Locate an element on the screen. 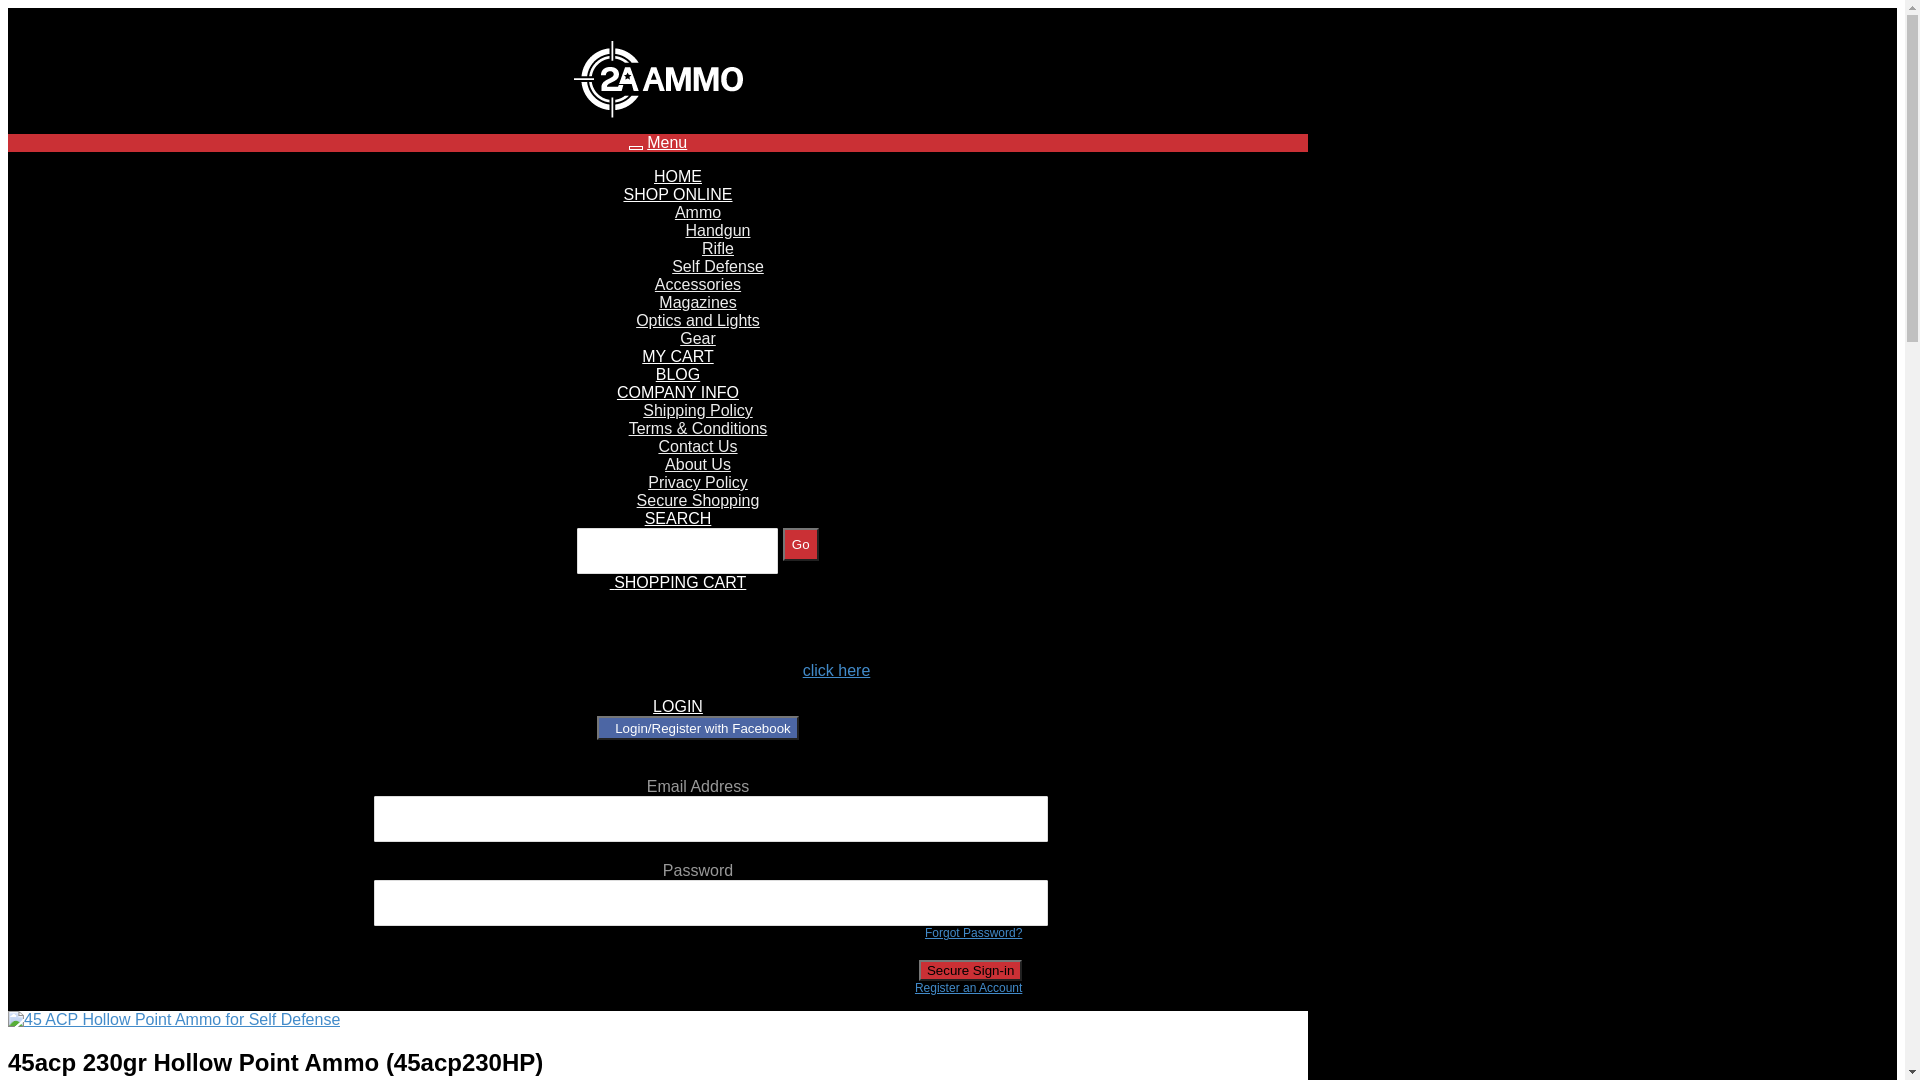 This screenshot has height=1080, width=1920. 'LOGIN' is located at coordinates (677, 705).